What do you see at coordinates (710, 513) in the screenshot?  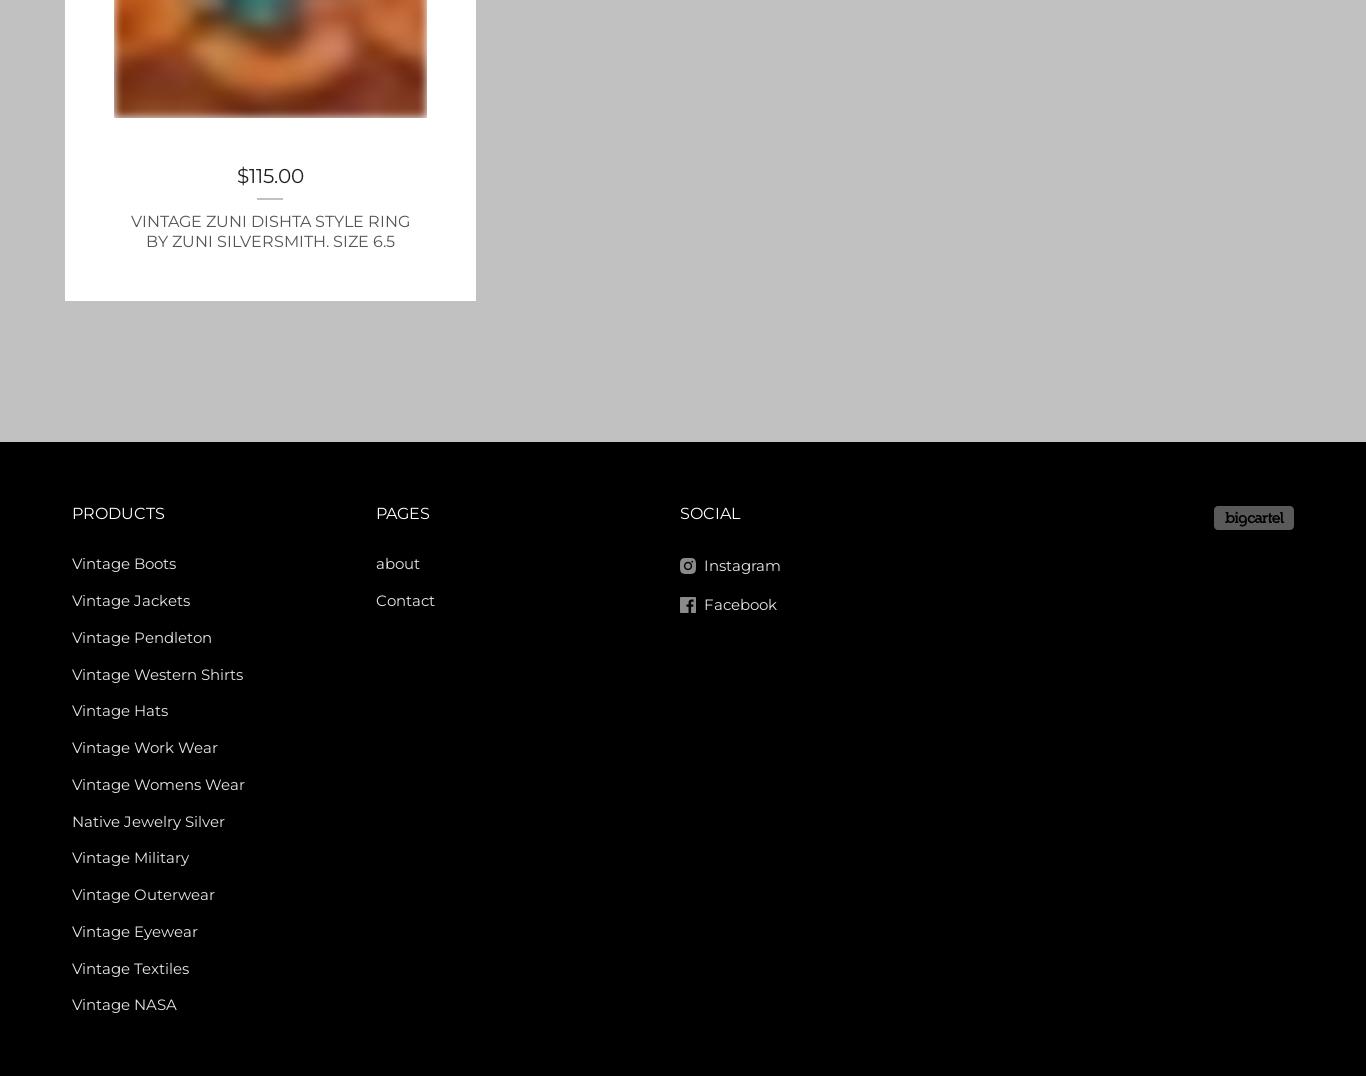 I see `'Social'` at bounding box center [710, 513].